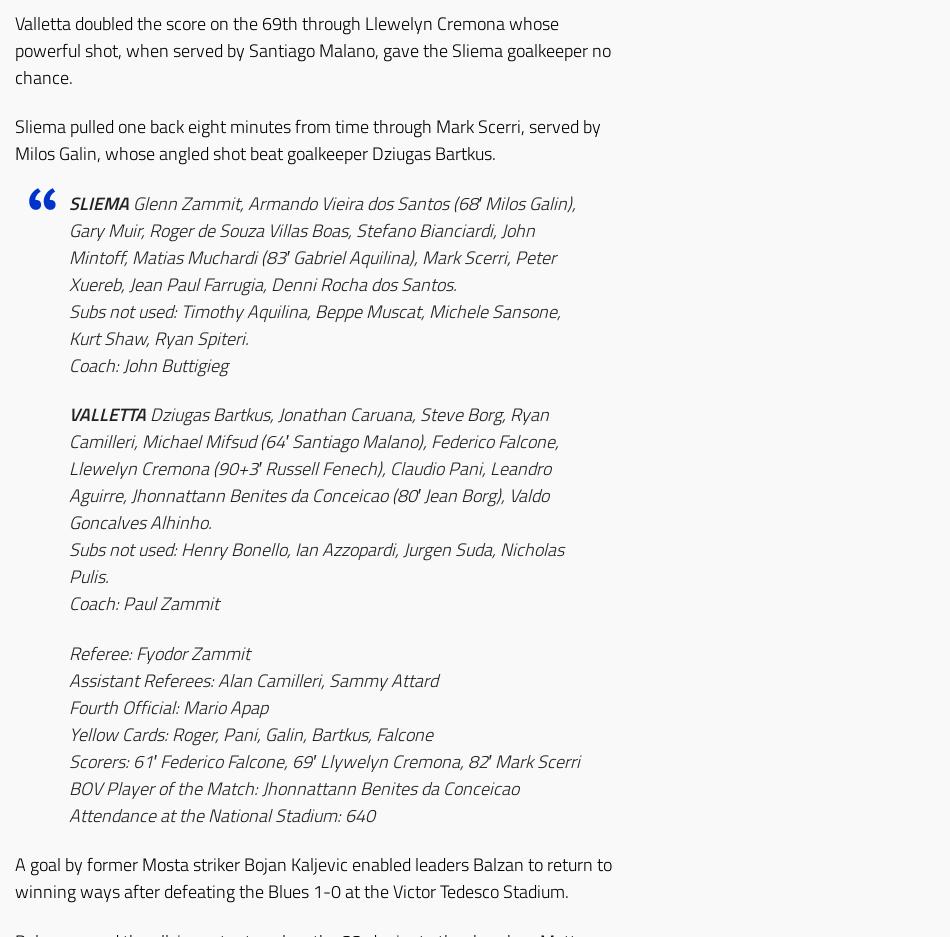 This screenshot has height=937, width=950. What do you see at coordinates (168, 706) in the screenshot?
I see `'Fourth Official: Mario Apap'` at bounding box center [168, 706].